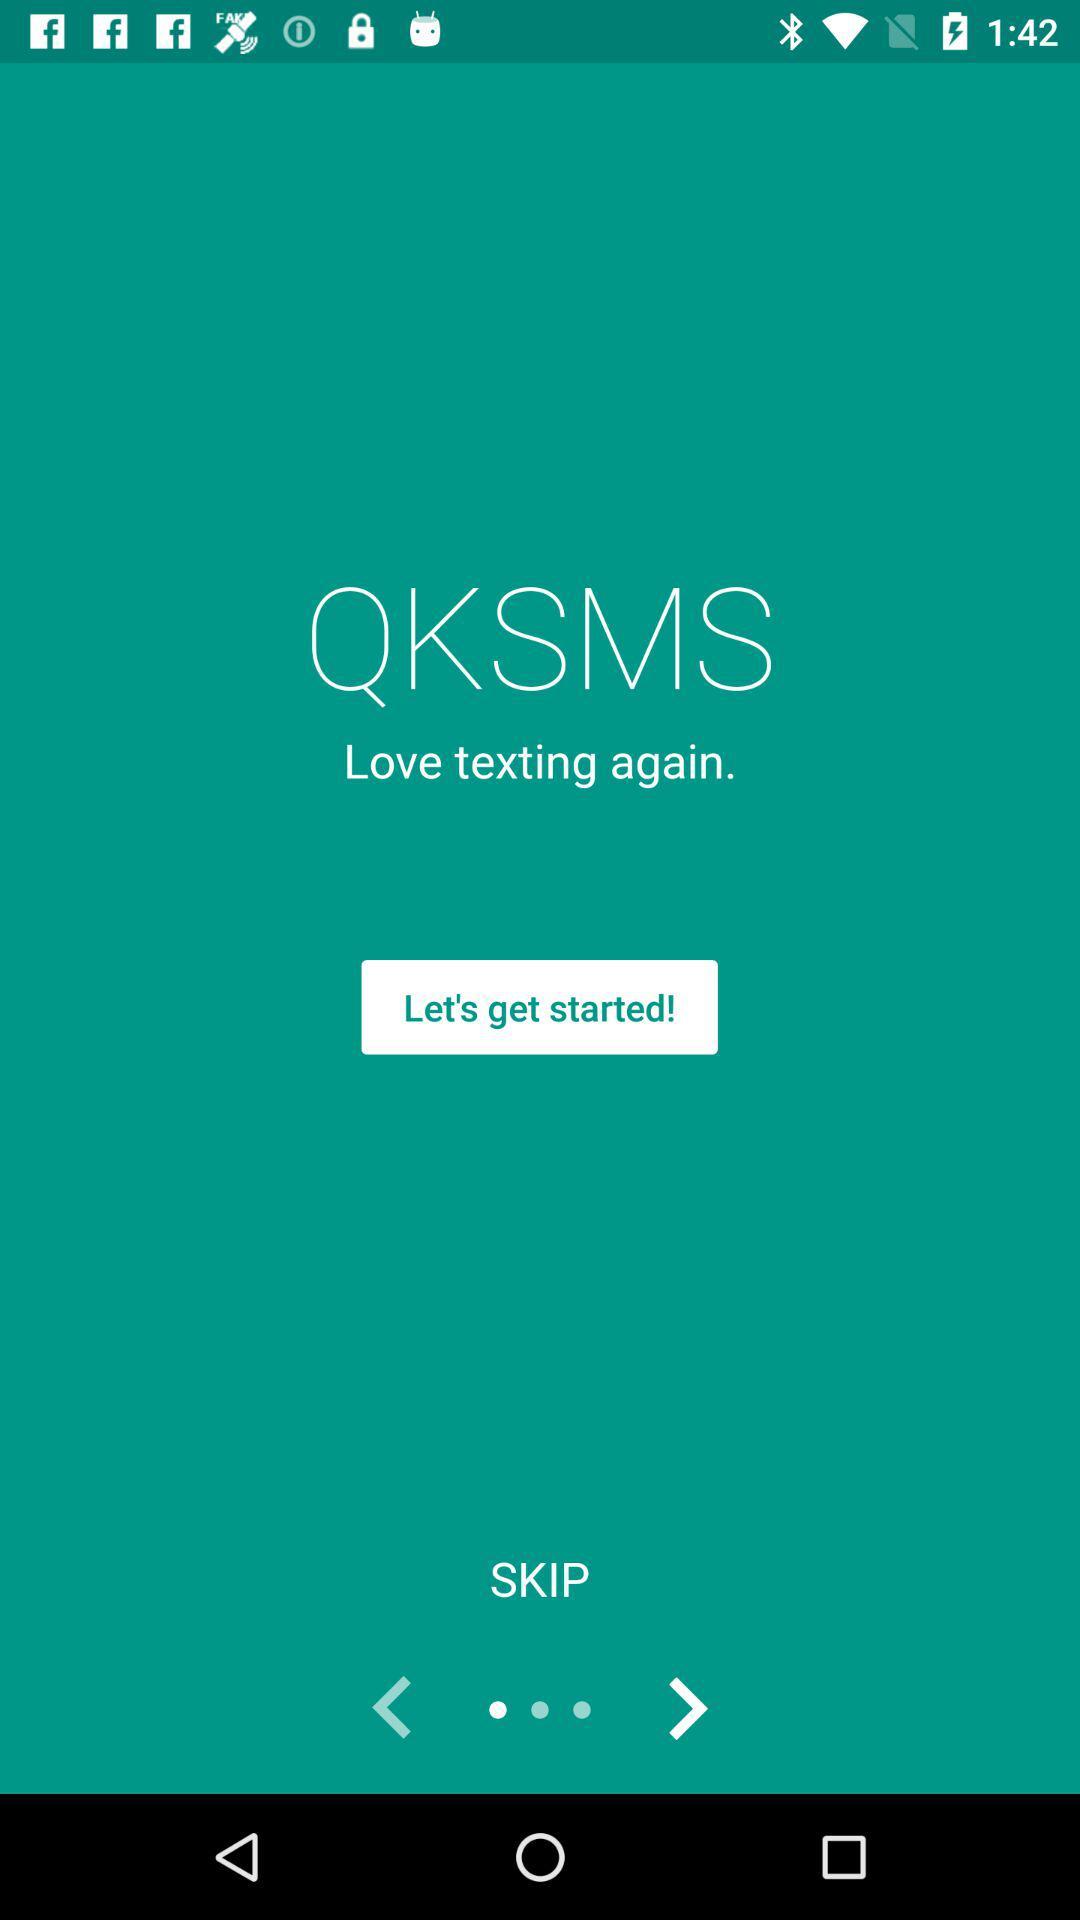 The image size is (1080, 1920). I want to click on go next, so click(685, 1708).